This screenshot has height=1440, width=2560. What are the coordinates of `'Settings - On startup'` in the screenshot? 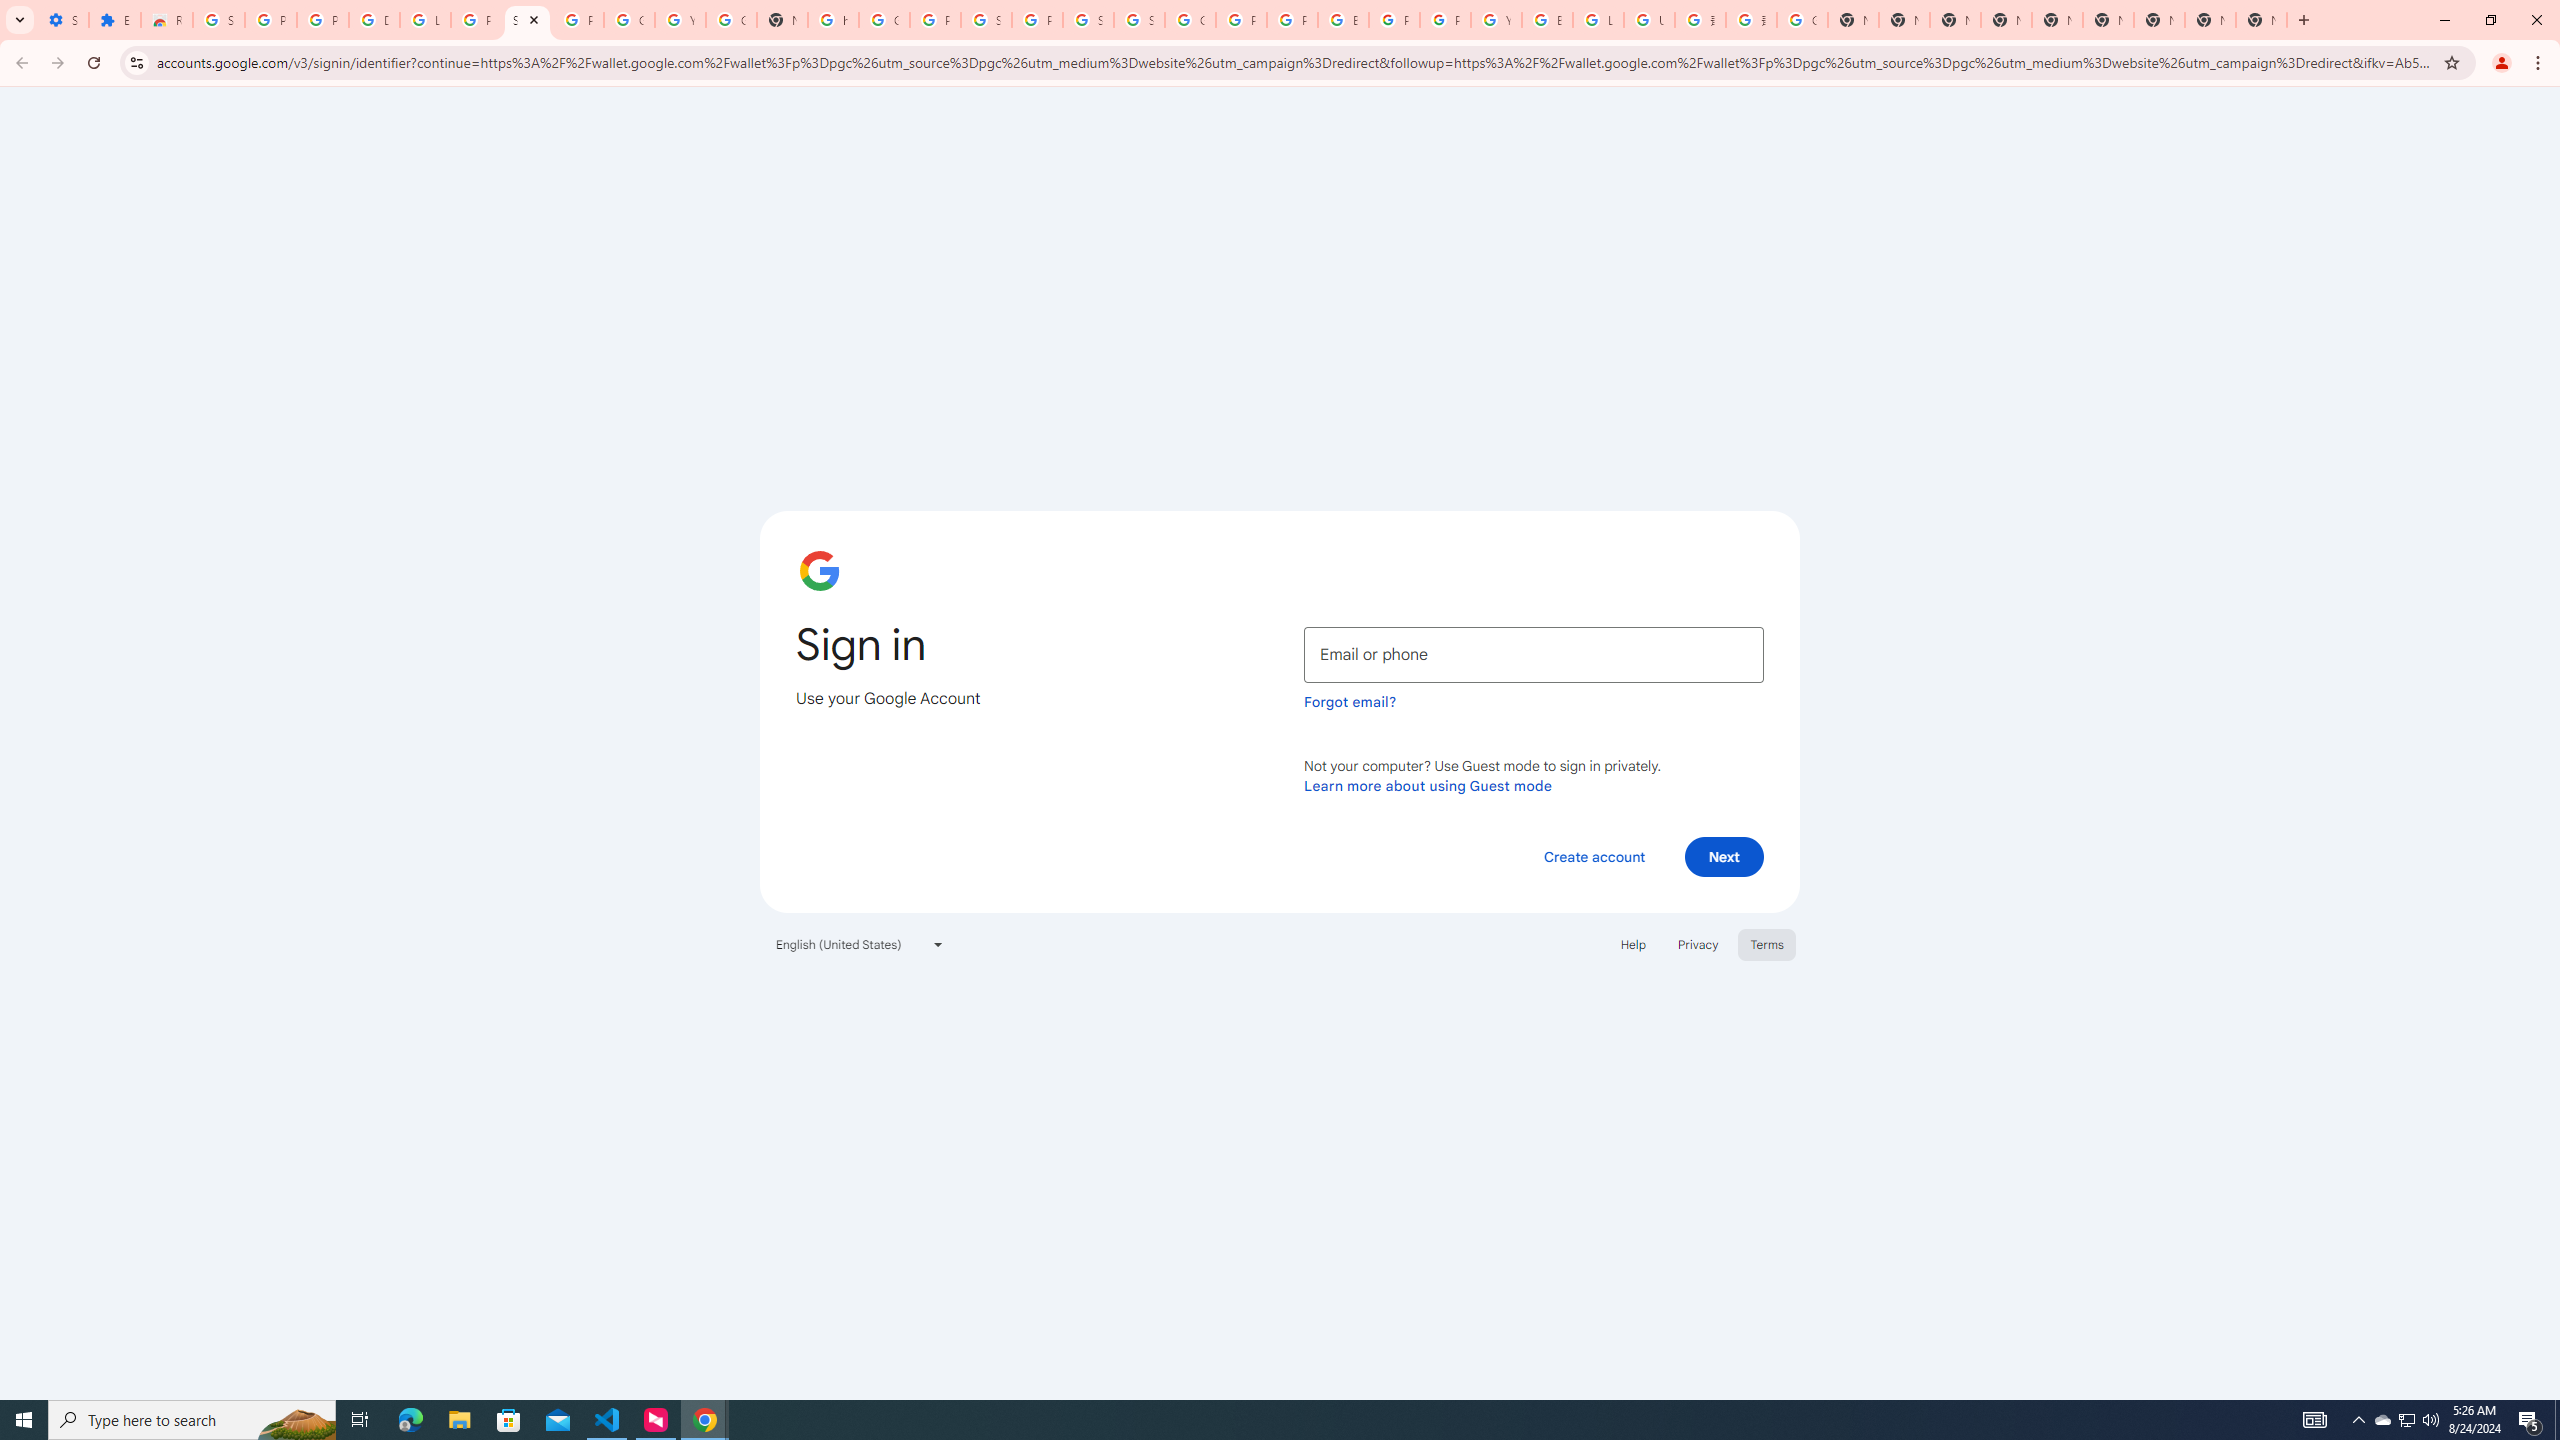 It's located at (61, 19).